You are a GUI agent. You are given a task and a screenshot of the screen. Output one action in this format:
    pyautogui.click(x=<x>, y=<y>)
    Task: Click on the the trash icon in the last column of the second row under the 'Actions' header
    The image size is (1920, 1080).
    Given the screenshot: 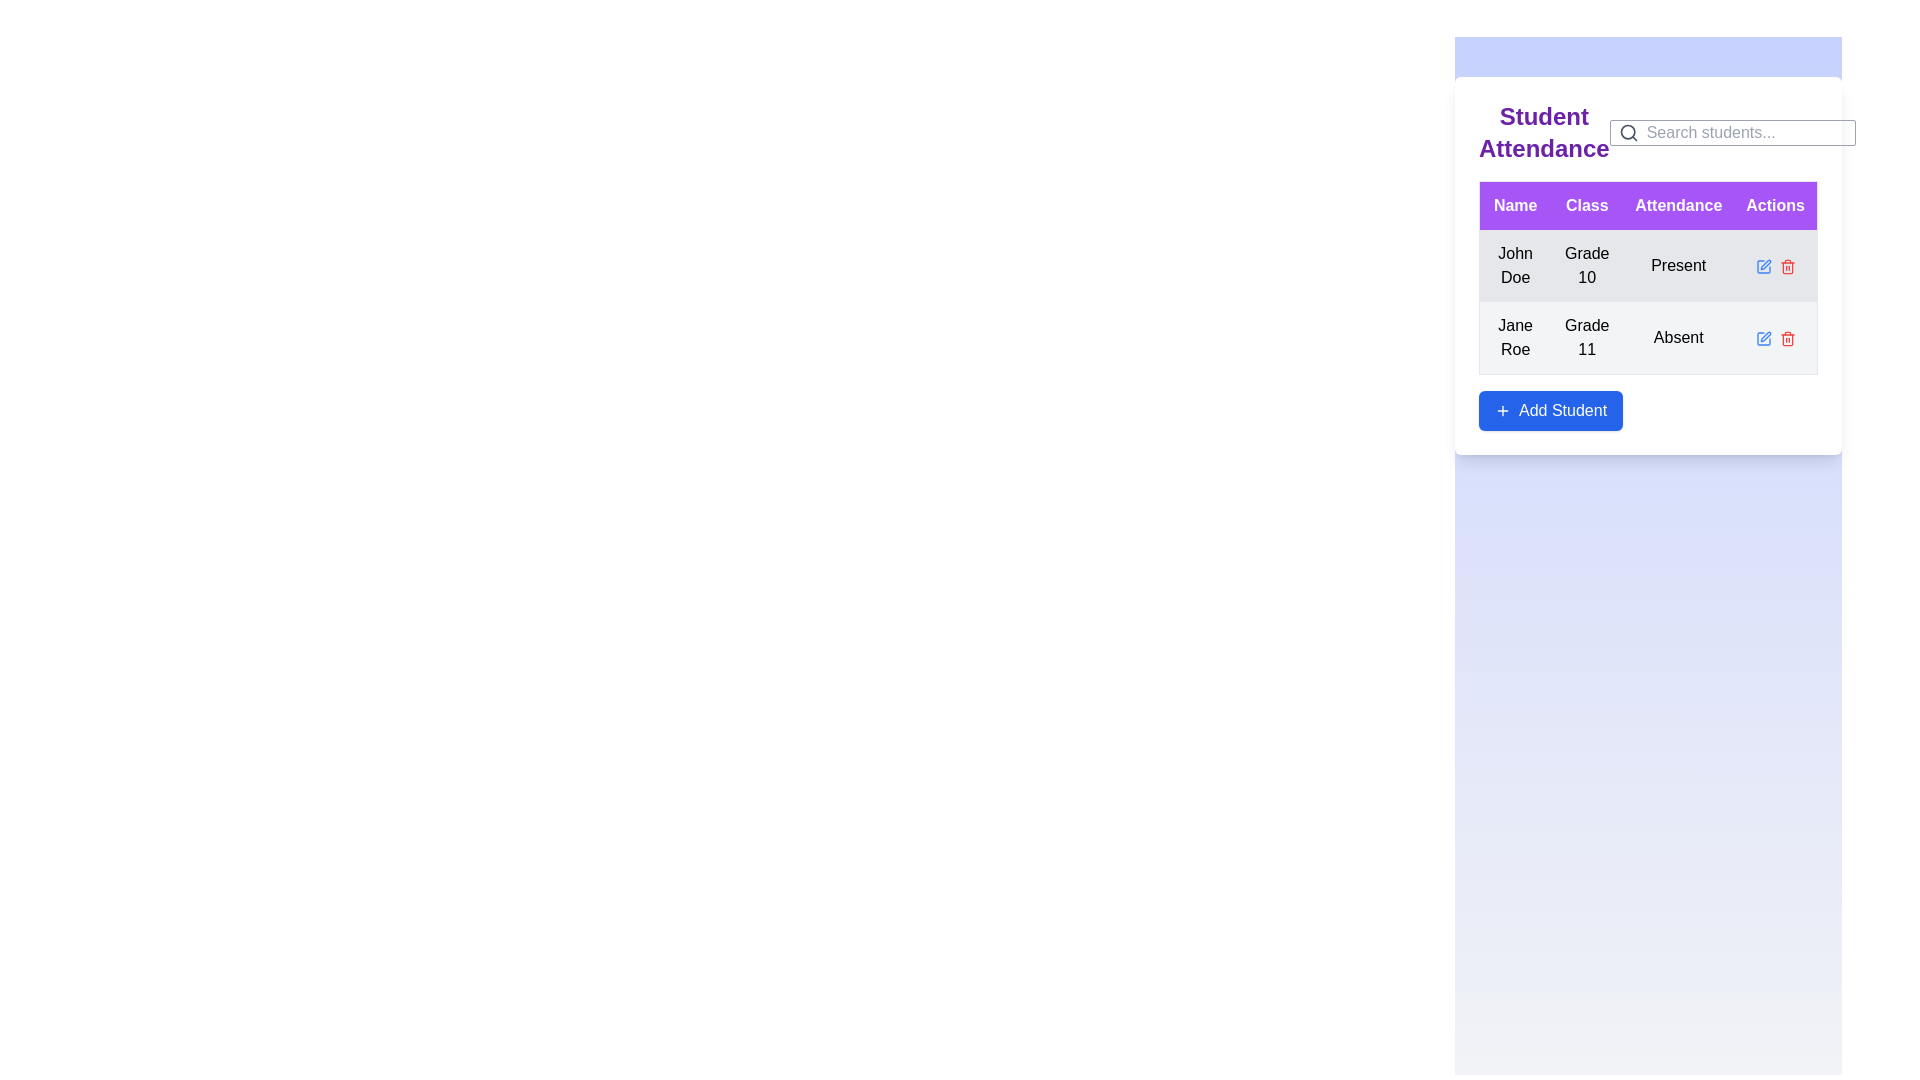 What is the action you would take?
    pyautogui.click(x=1787, y=337)
    